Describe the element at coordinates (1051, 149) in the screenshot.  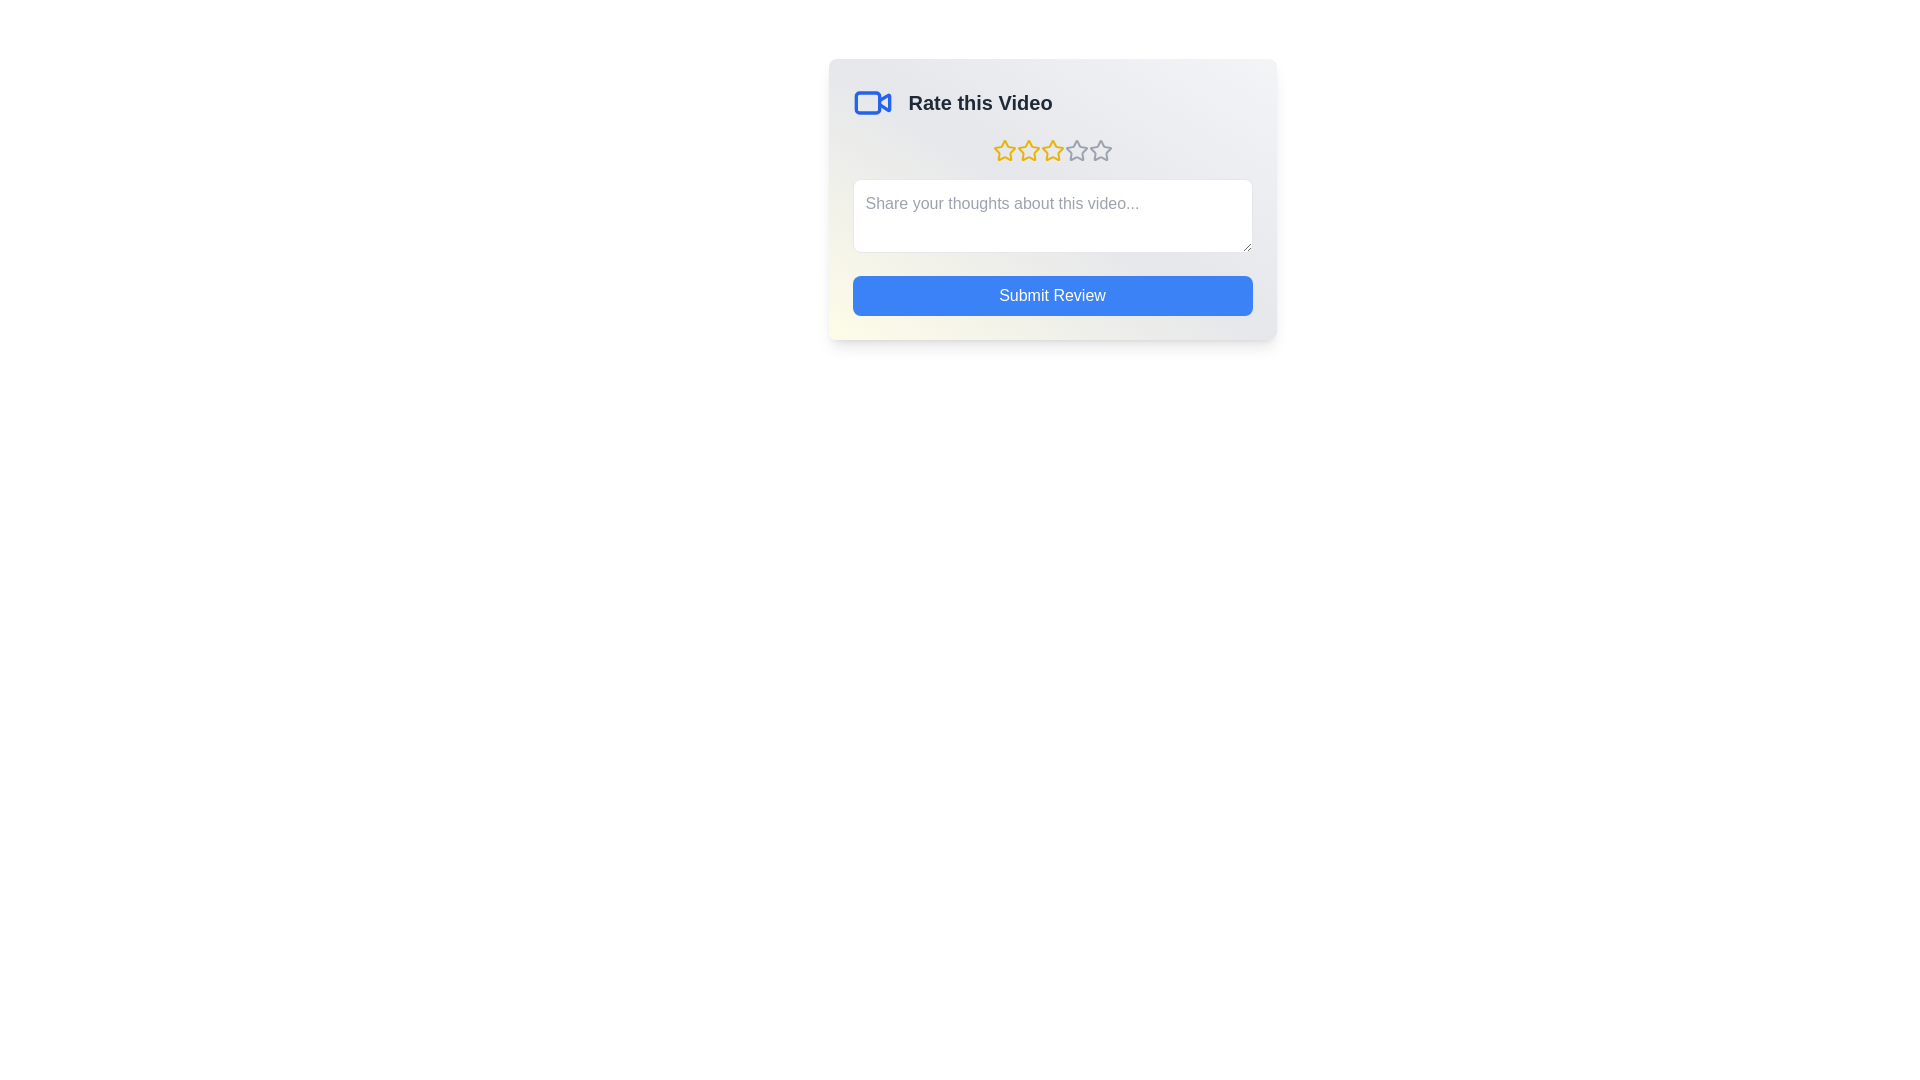
I see `the rating to 3 stars by clicking on the respective star` at that location.